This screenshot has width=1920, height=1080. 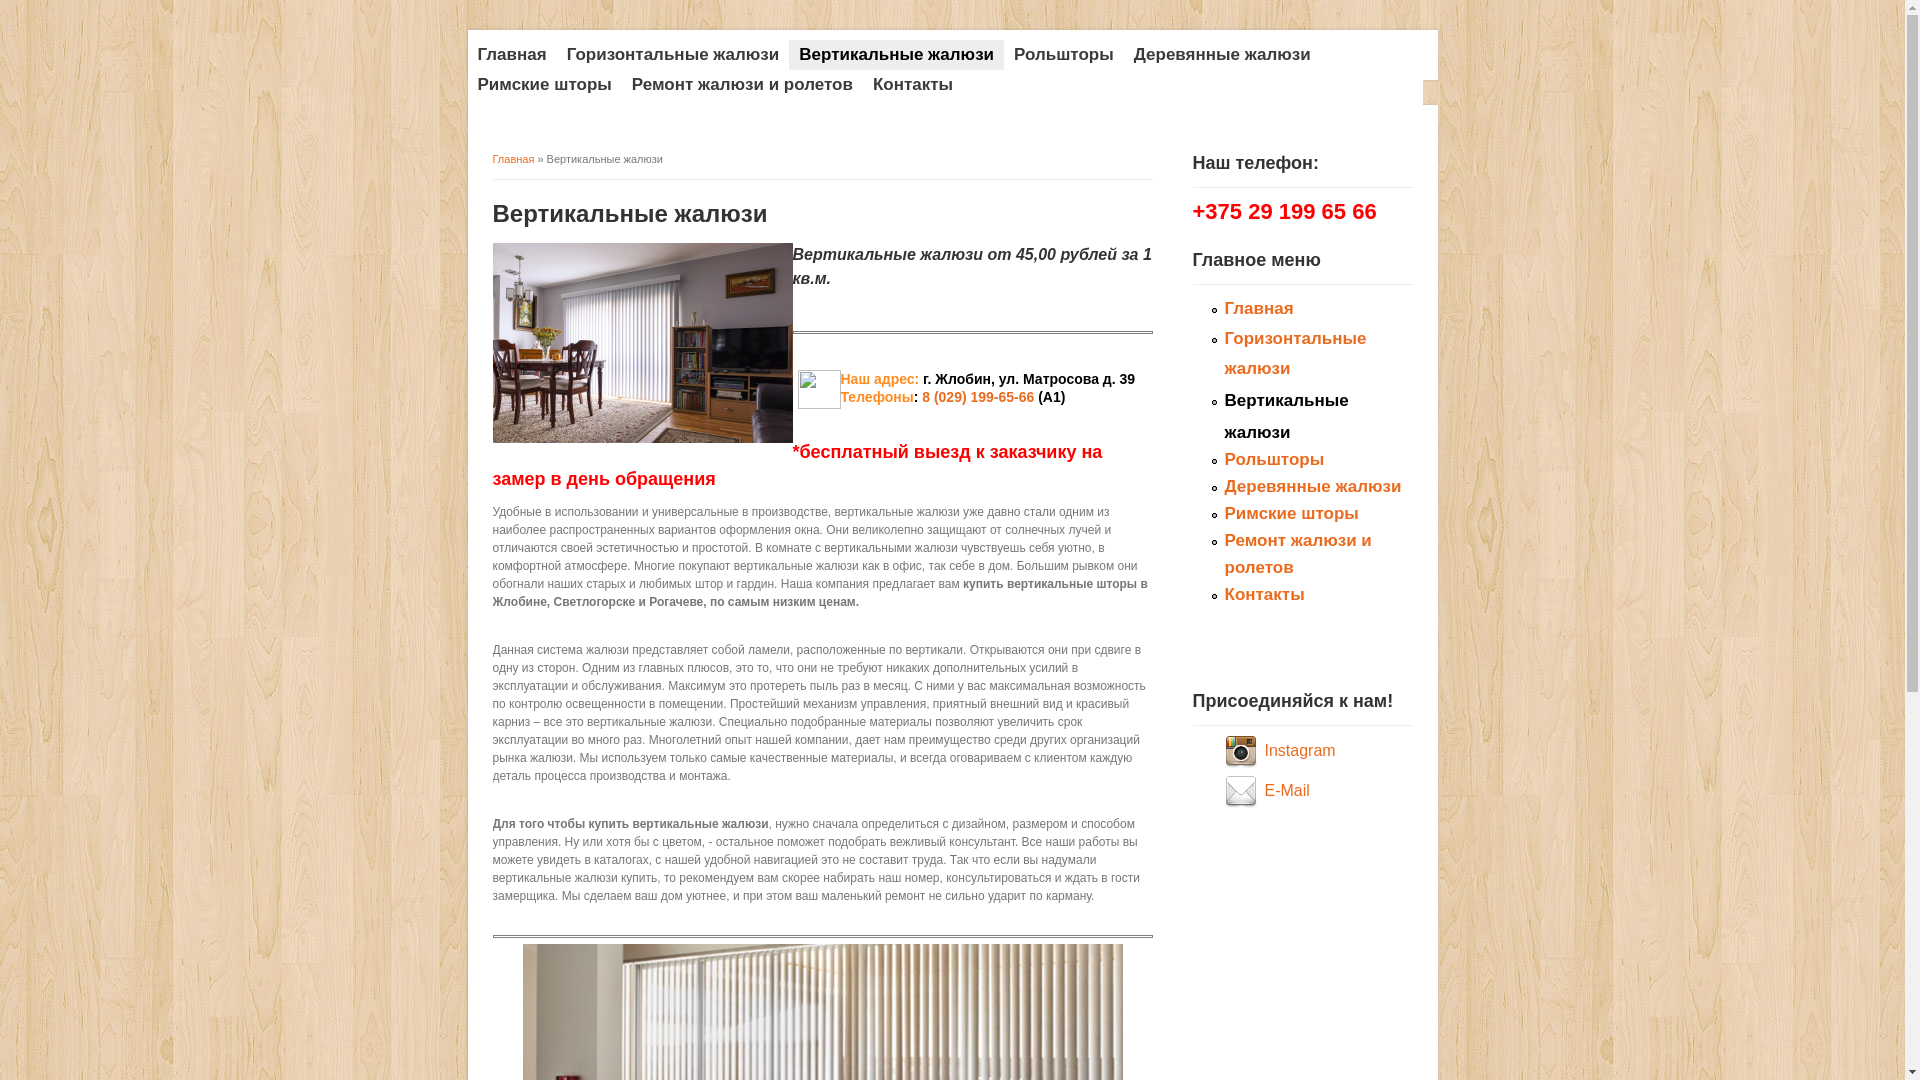 I want to click on 'Instagram', so click(x=1242, y=750).